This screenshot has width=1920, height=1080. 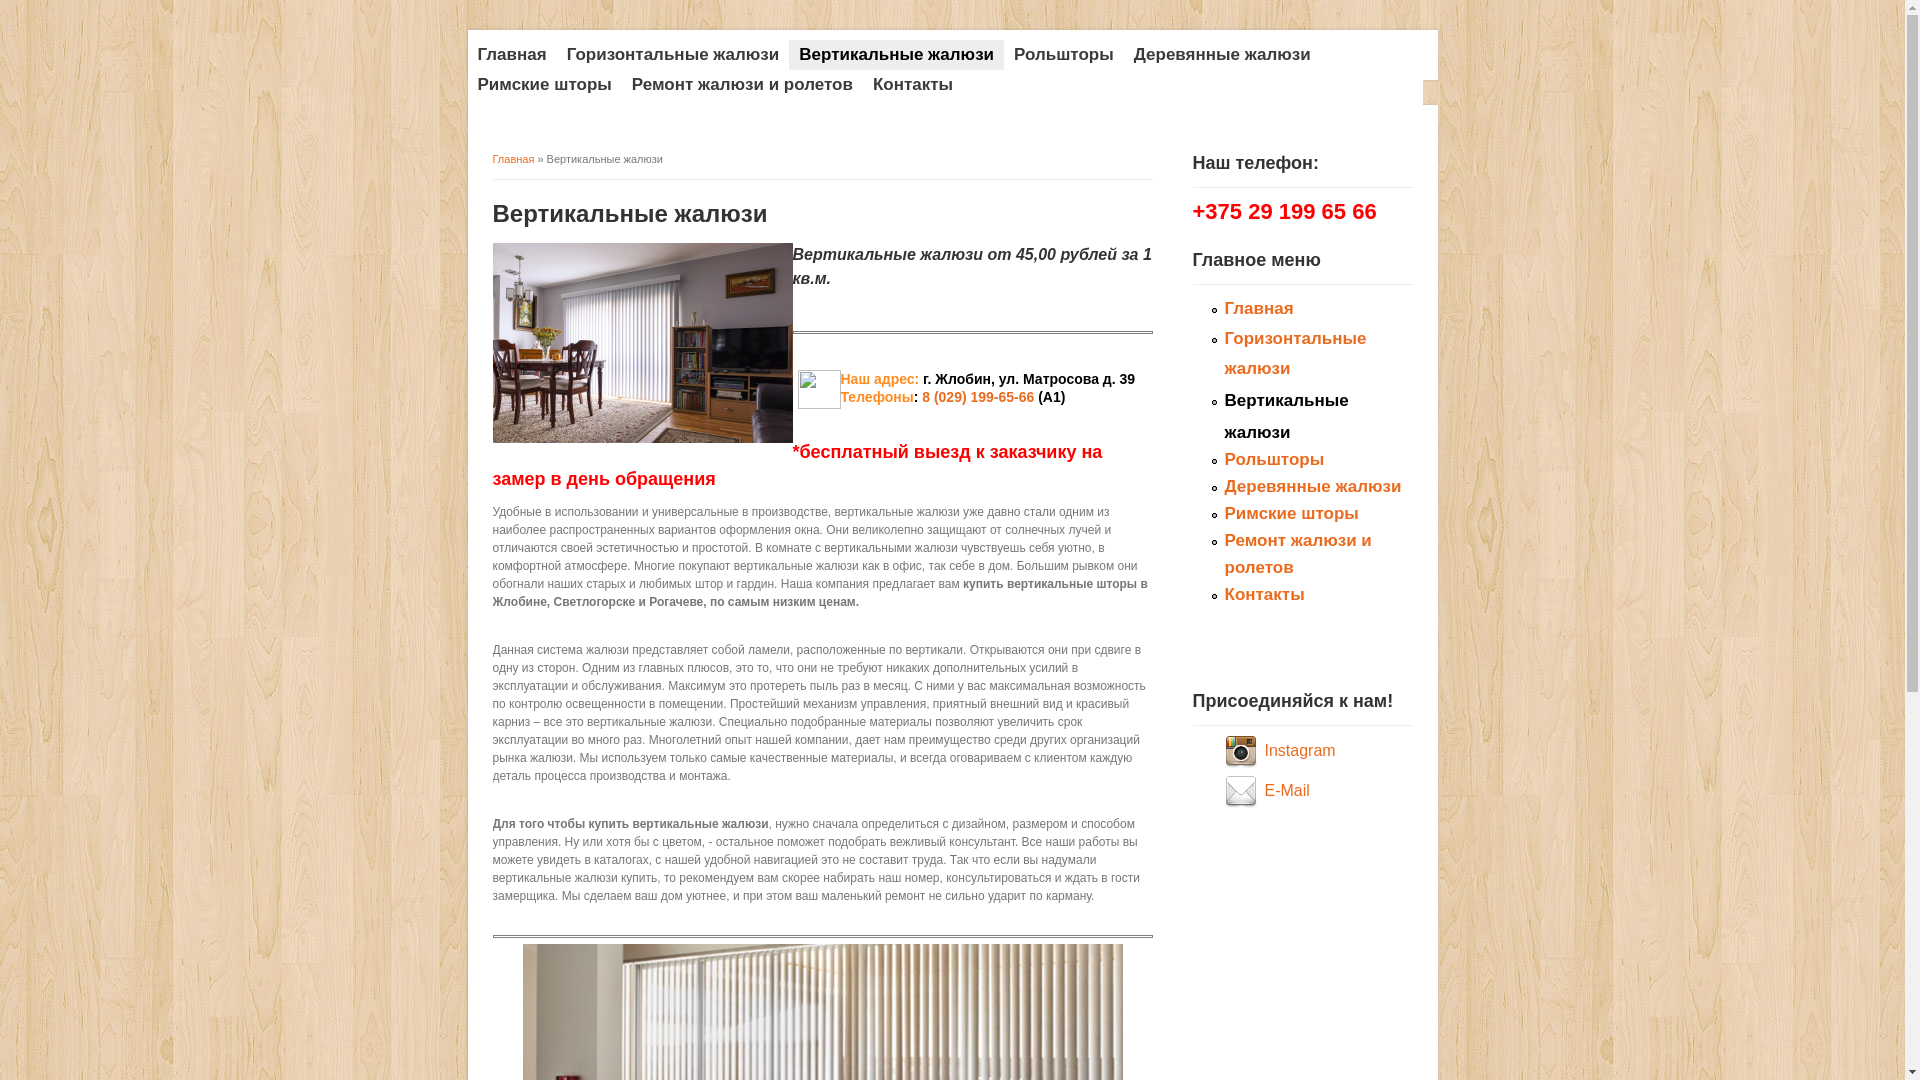 I want to click on 'Instagram', so click(x=1242, y=750).